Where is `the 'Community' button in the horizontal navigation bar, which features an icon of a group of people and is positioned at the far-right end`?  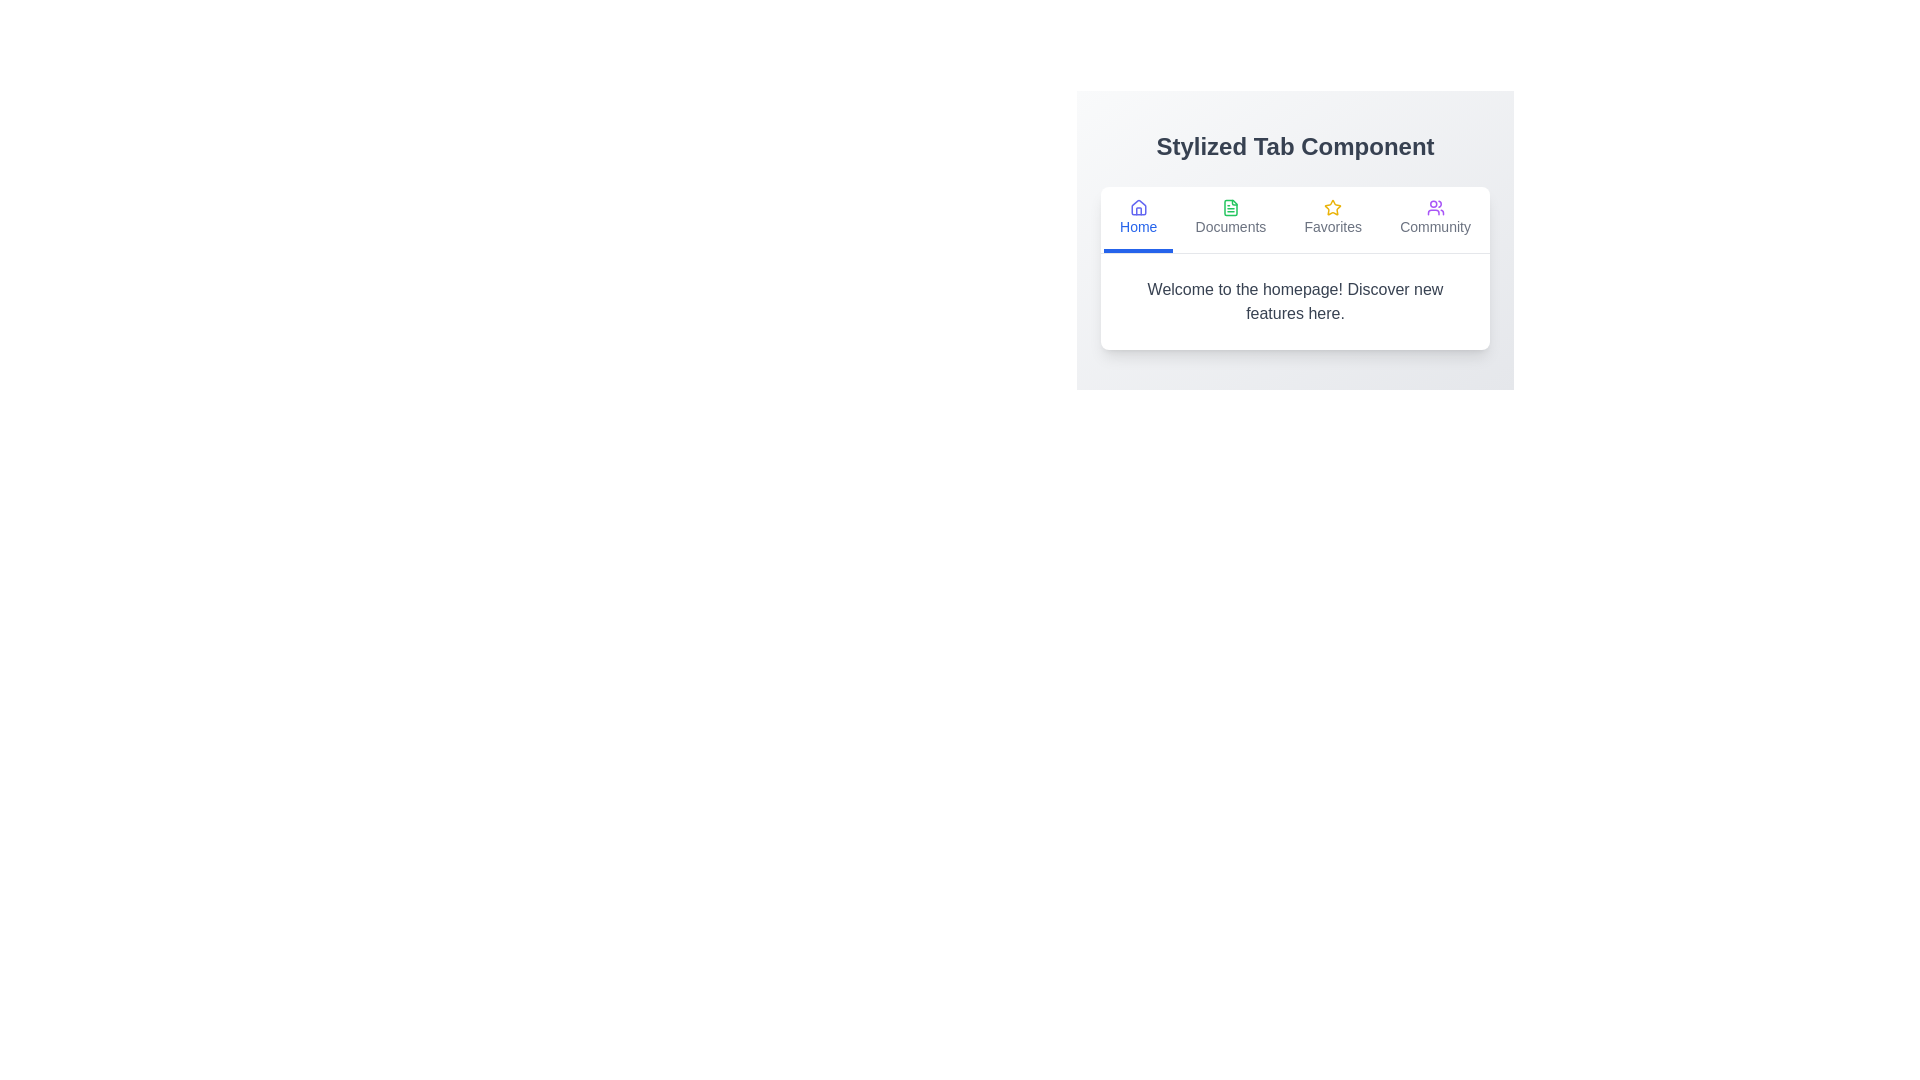 the 'Community' button in the horizontal navigation bar, which features an icon of a group of people and is positioned at the far-right end is located at coordinates (1434, 219).